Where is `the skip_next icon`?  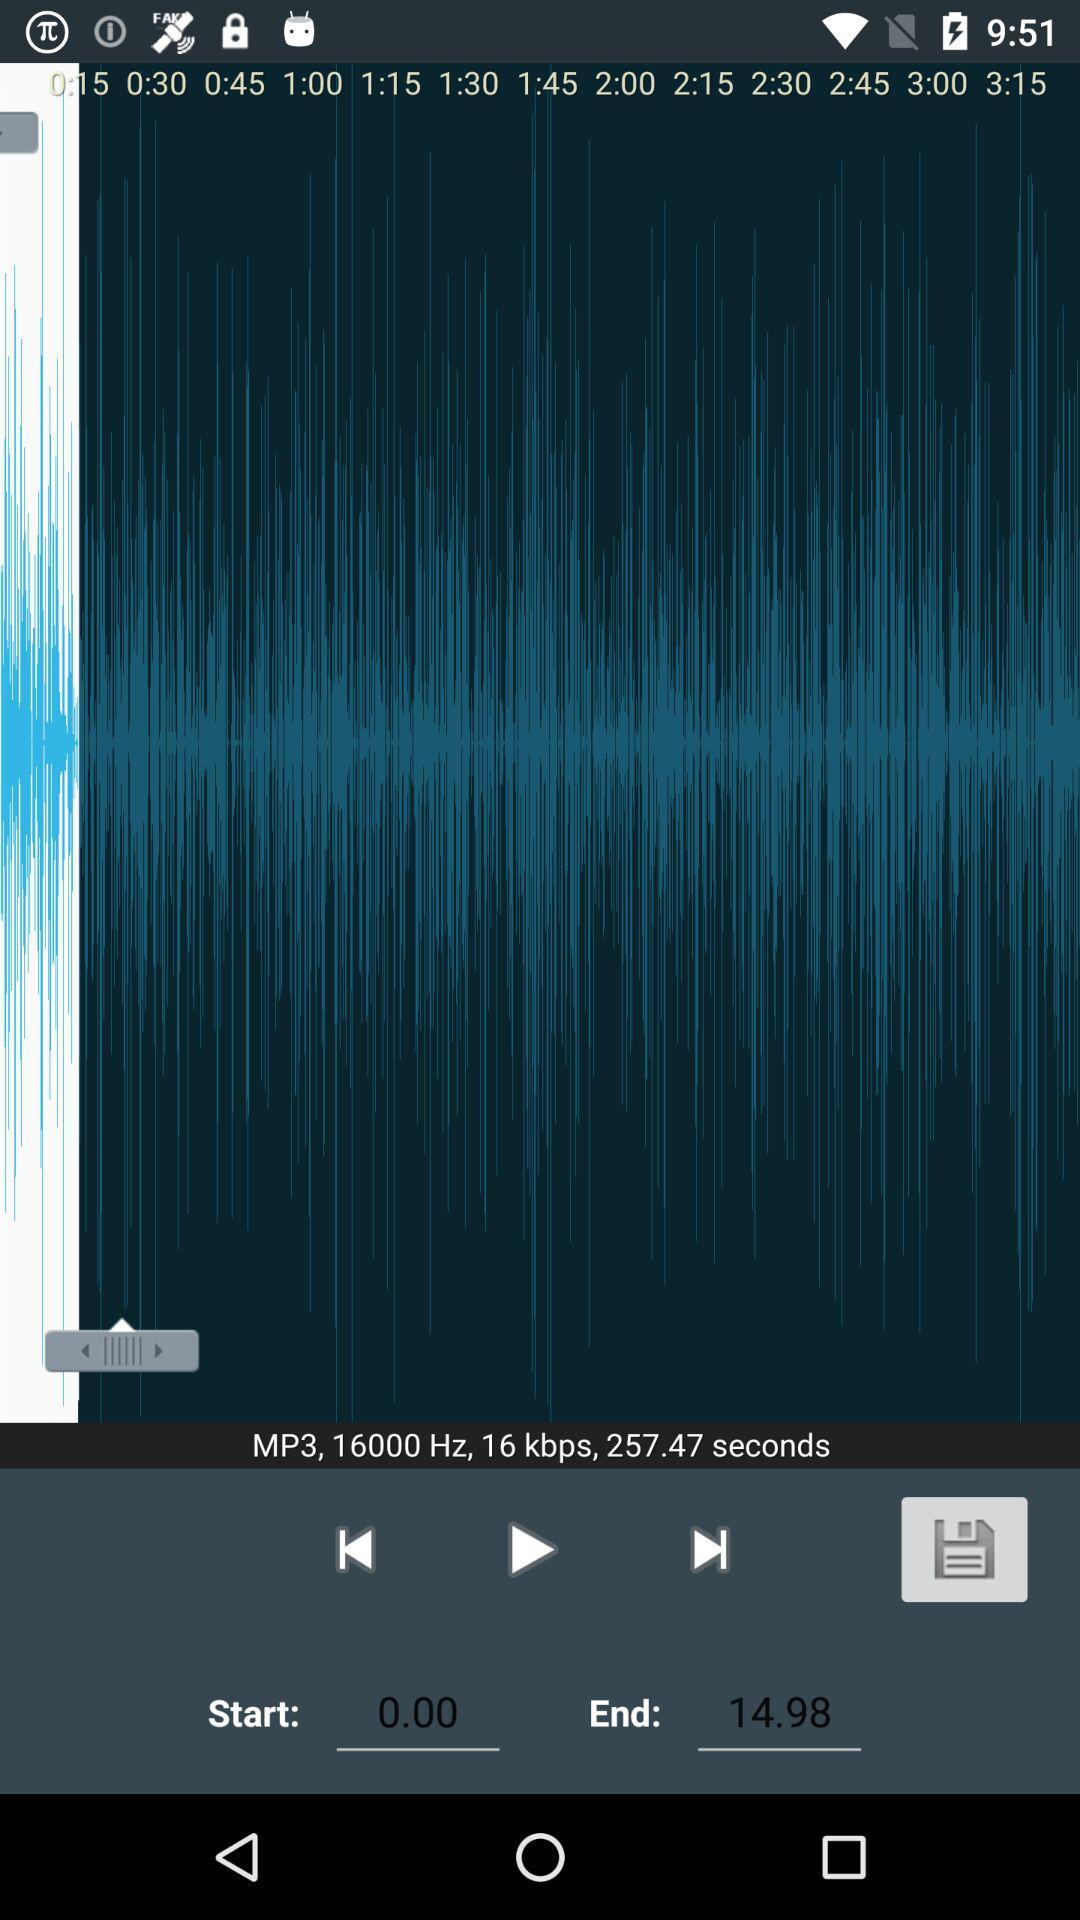 the skip_next icon is located at coordinates (709, 1548).